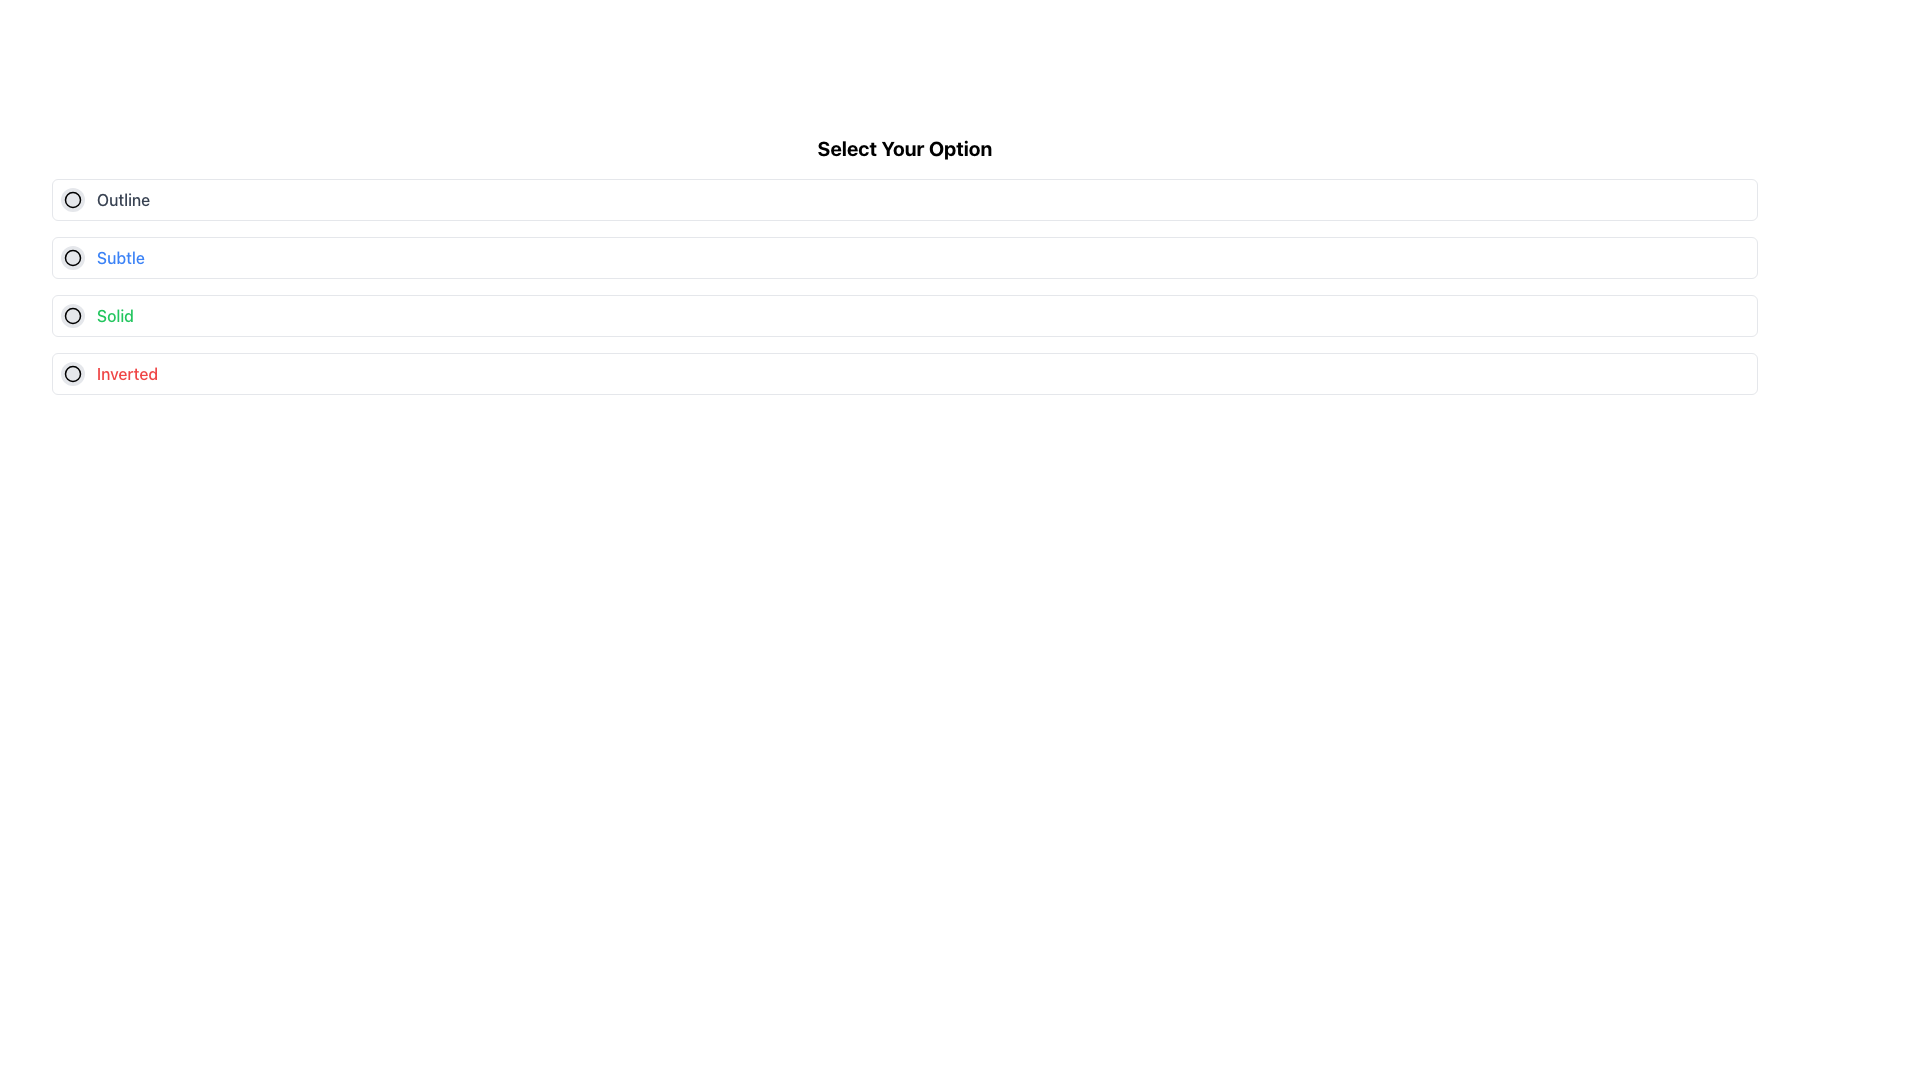  I want to click on text label 'Inverted', which is styled in red and is the fourth selectable option in the list, so click(126, 374).